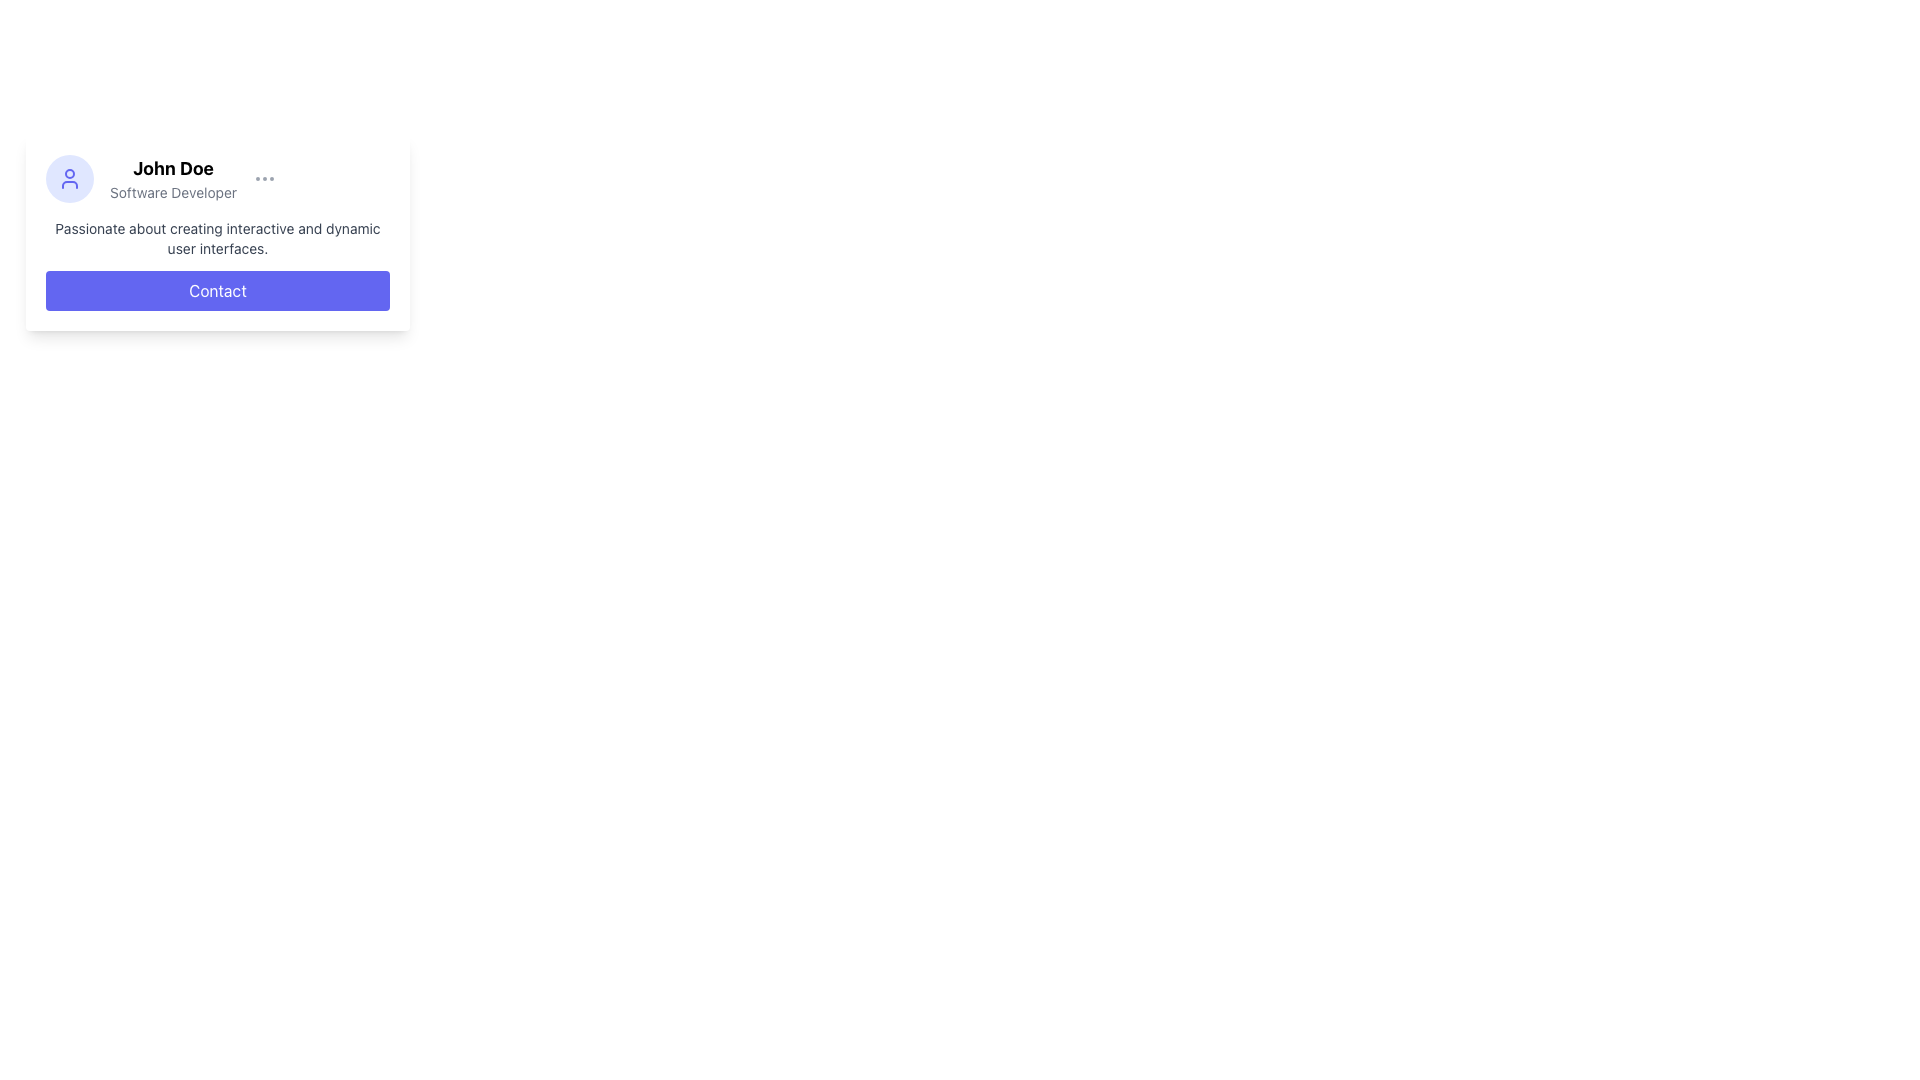 This screenshot has height=1080, width=1920. Describe the element at coordinates (173, 168) in the screenshot. I see `text label displaying 'John Doe', which is the topmost text element in the card component, positioned above 'Software Developer'` at that location.